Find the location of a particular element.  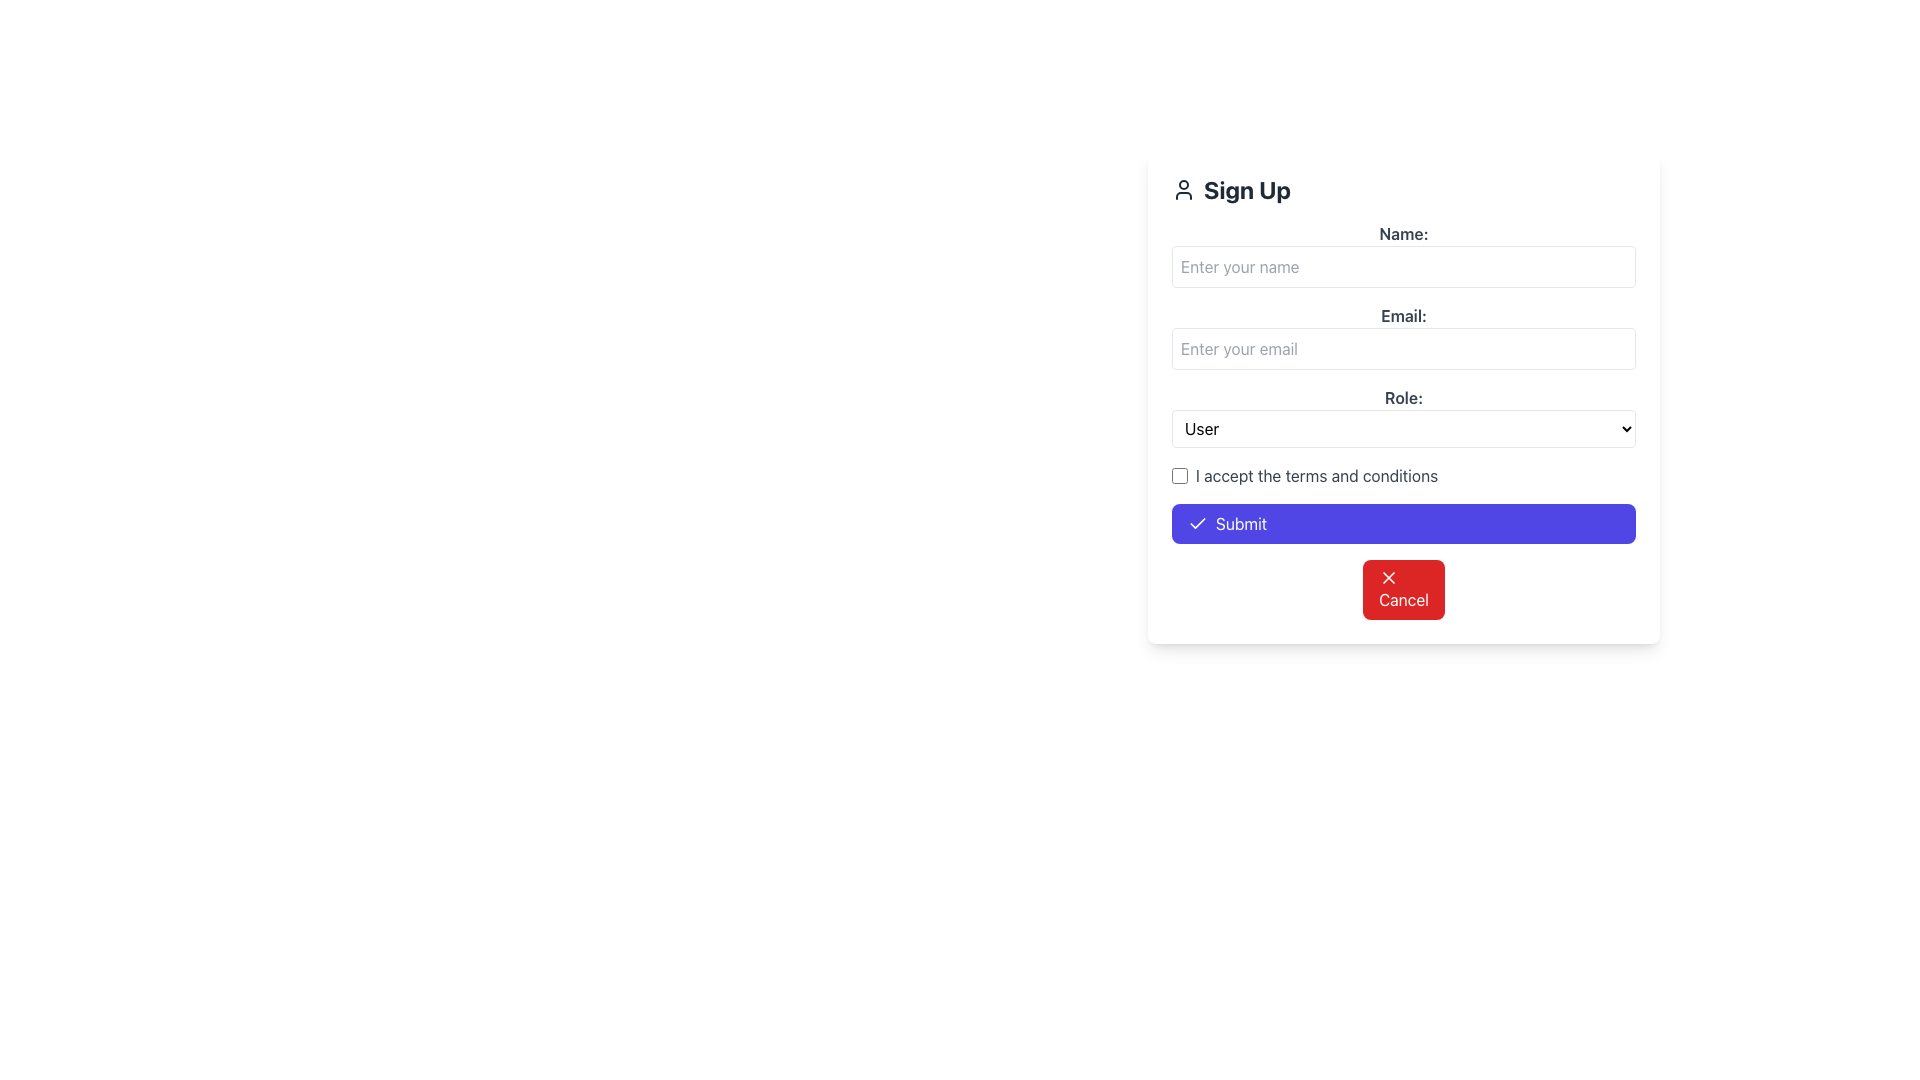

the text label stating 'I accept the terms and conditions', which is styled in gray and positioned near the bottom of the form, adjacent to a checkbox is located at coordinates (1317, 475).